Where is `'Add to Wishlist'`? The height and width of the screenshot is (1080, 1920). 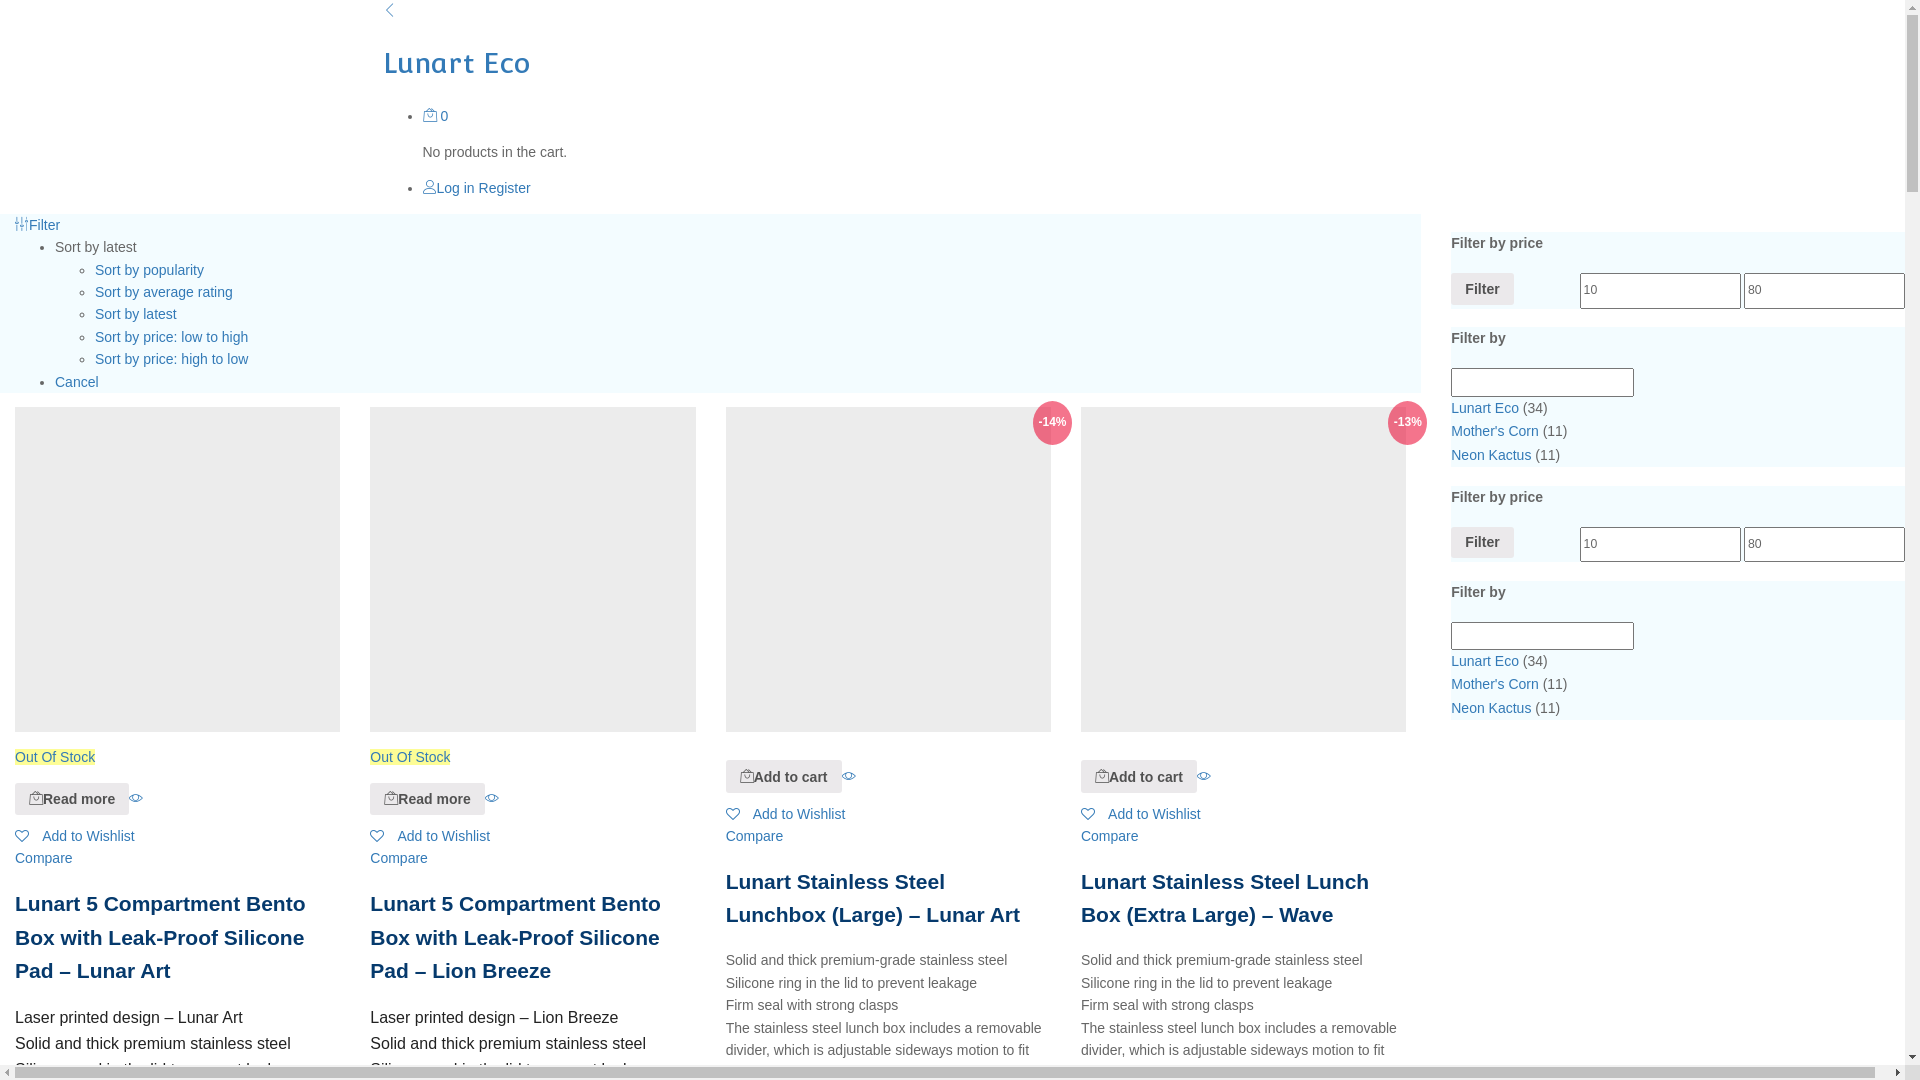 'Add to Wishlist' is located at coordinates (429, 836).